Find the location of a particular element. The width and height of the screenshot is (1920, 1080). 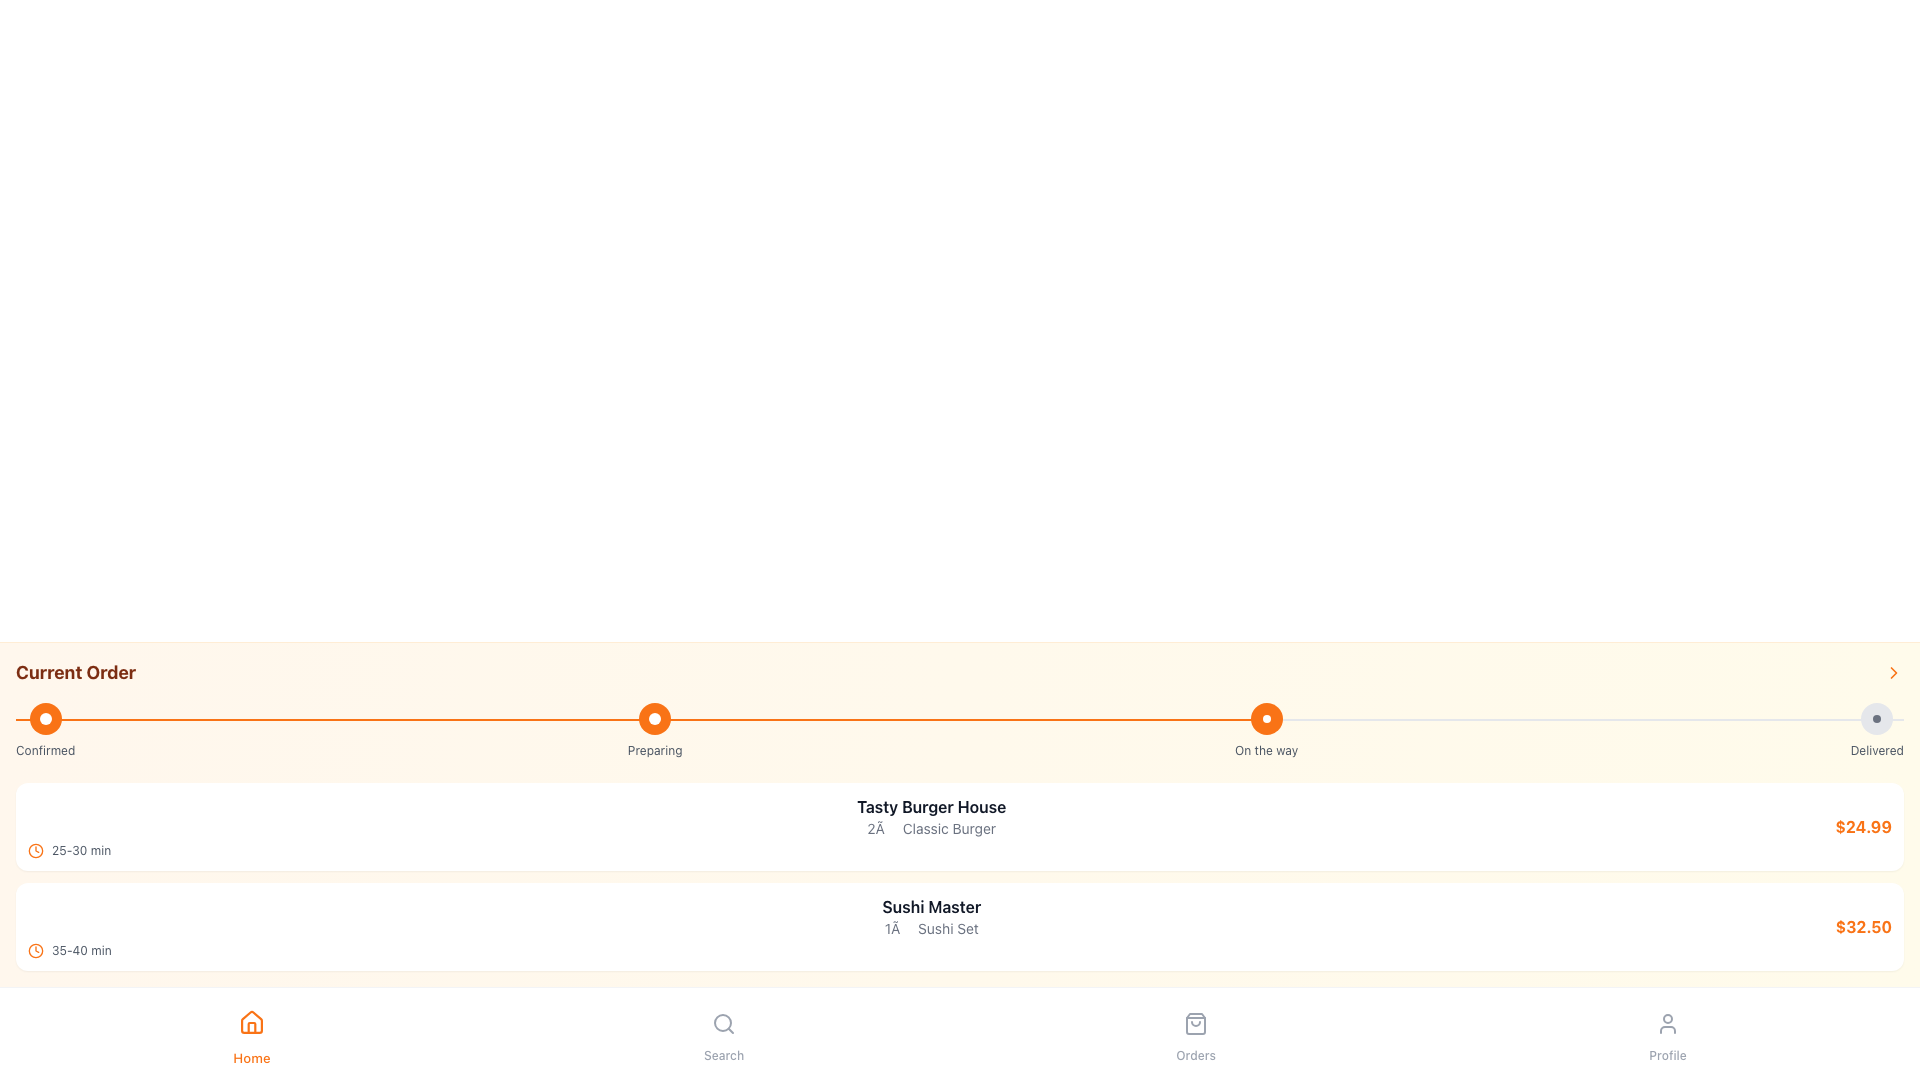

the 'Orders' text label located in the bottom navigation area, which is the third label among navigation options, positioned between 'Search' and 'Profile' is located at coordinates (1196, 1055).